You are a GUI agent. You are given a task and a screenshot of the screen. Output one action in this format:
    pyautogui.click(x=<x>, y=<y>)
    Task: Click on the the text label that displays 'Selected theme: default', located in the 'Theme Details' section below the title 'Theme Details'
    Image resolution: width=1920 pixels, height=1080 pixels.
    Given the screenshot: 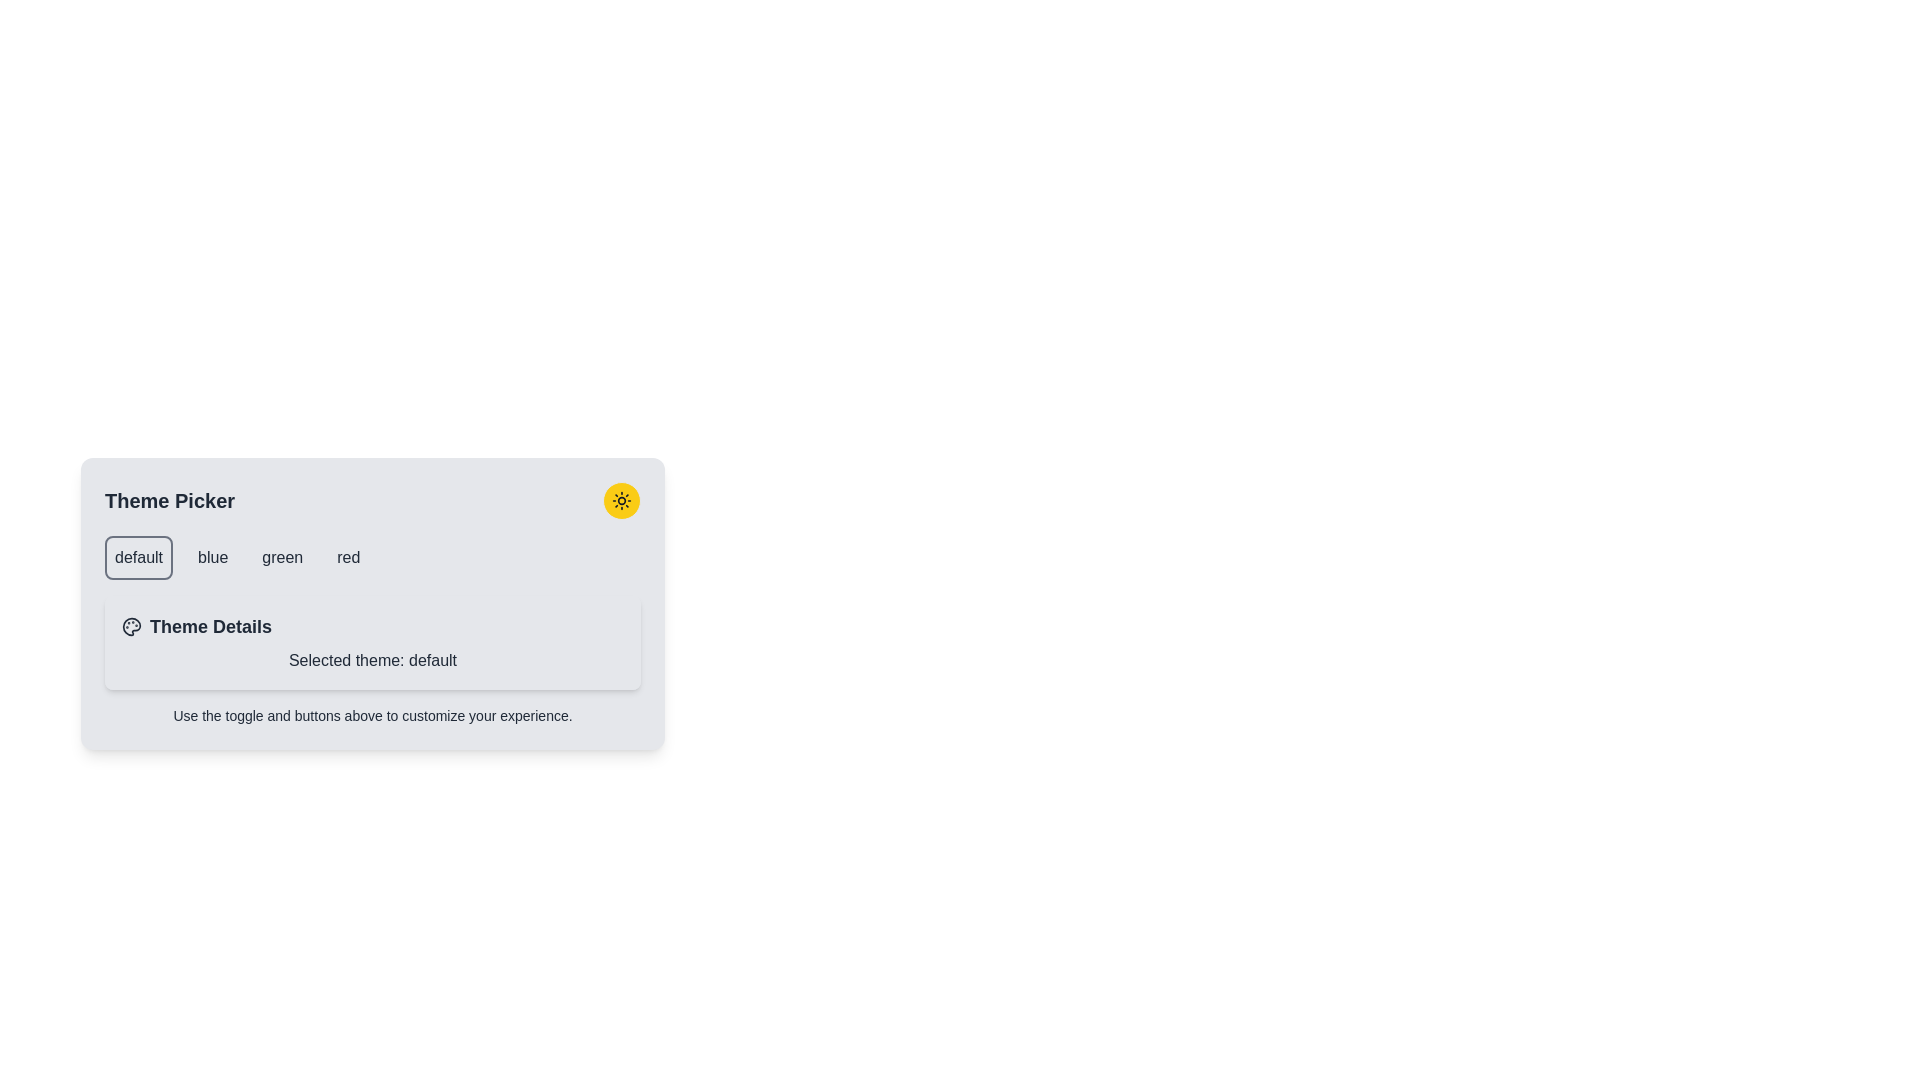 What is the action you would take?
    pyautogui.click(x=373, y=660)
    